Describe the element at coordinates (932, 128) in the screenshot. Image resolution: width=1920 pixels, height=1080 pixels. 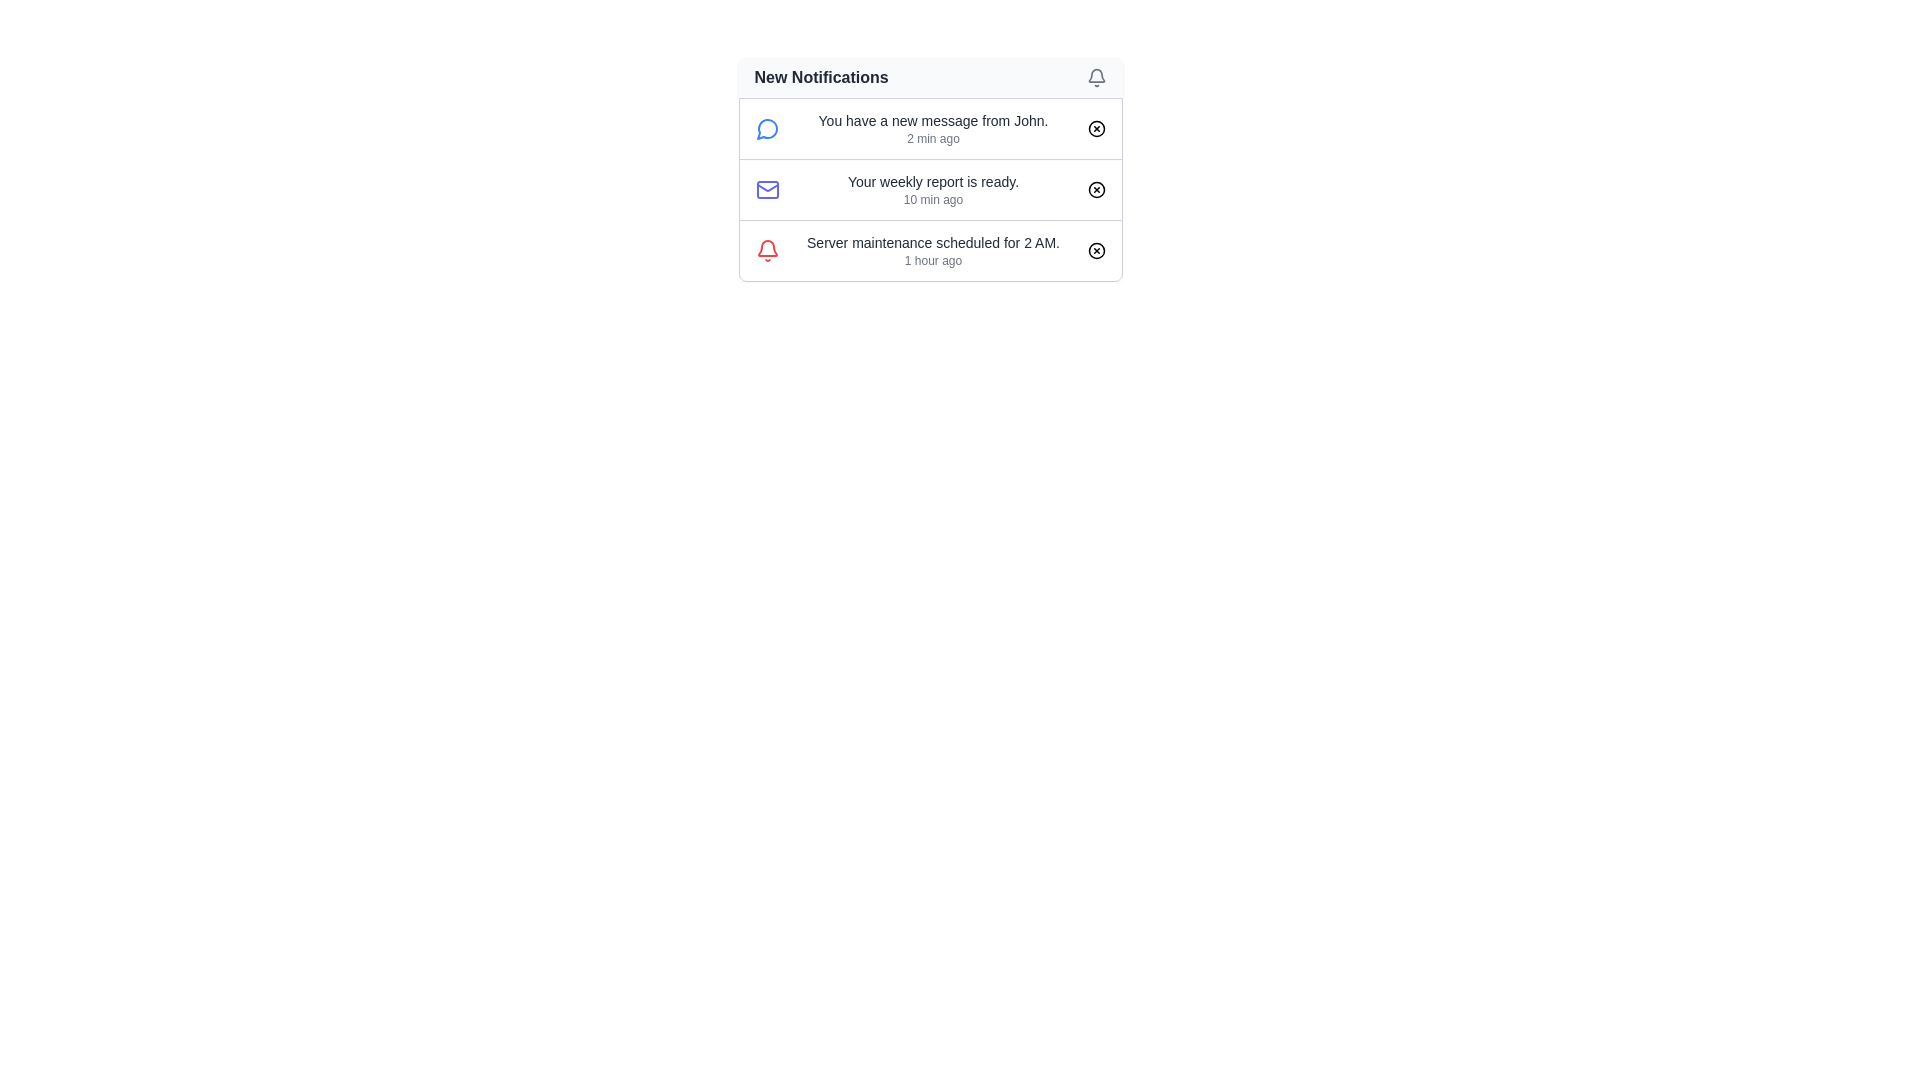
I see `the first notification item labeled 'You have a new message from John.'` at that location.